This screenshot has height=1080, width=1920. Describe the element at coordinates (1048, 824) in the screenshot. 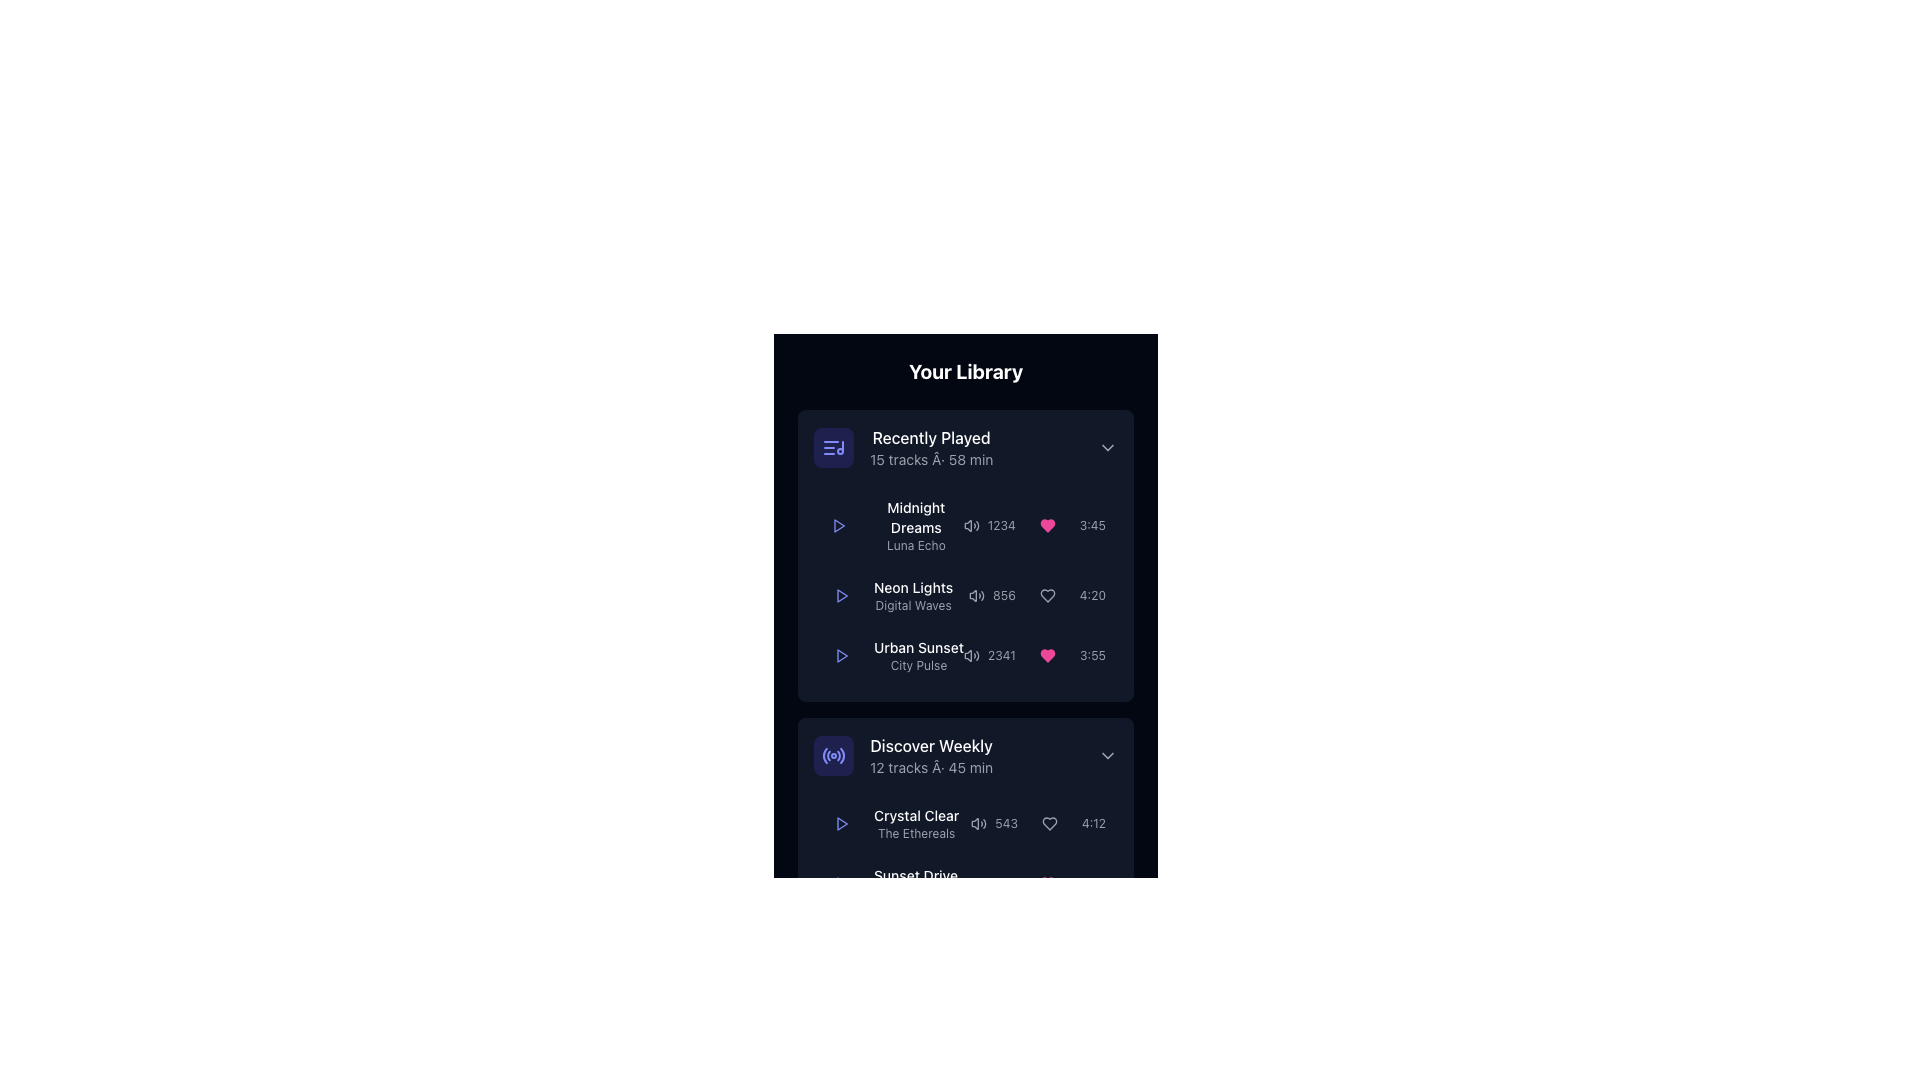

I see `the favorite button located to the right of the track title 'Crystal Clear' in the 'Discover Weekly' section` at that location.